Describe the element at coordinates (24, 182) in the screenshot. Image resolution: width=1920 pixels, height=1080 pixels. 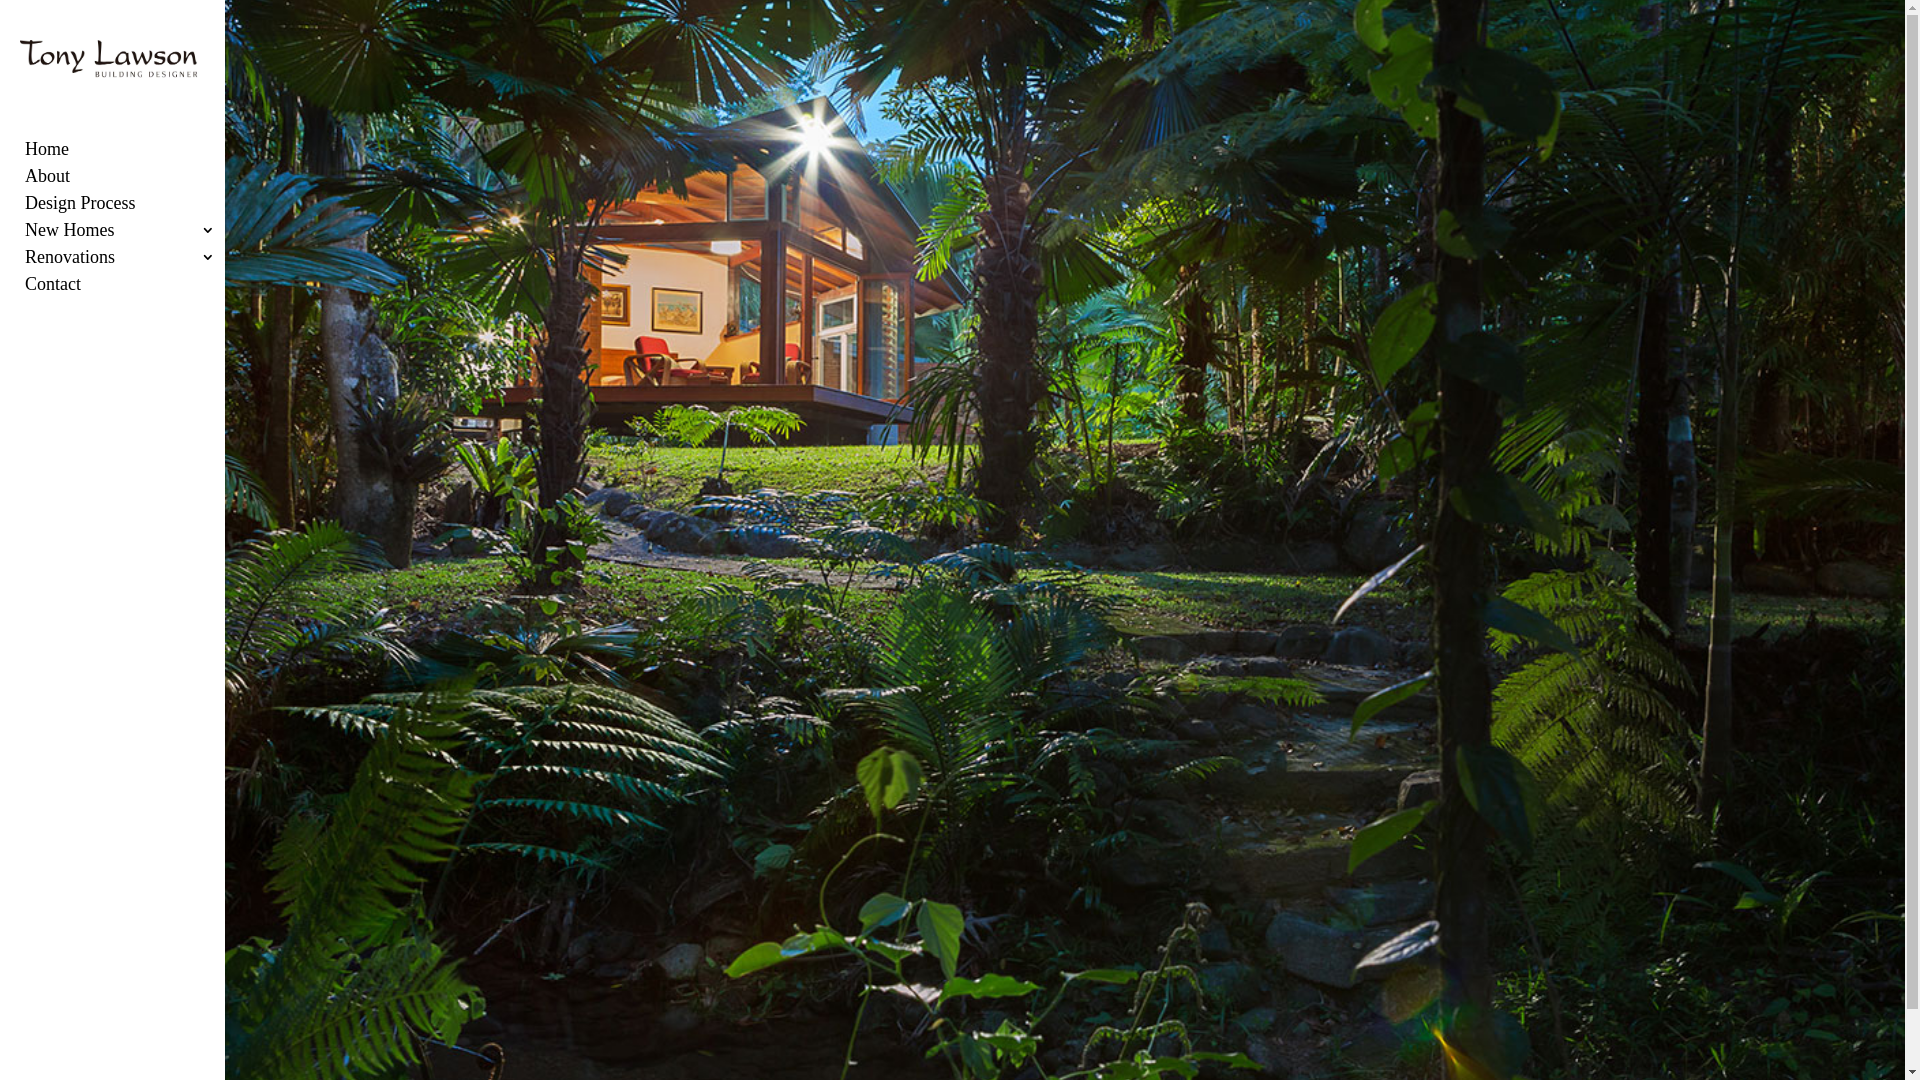
I see `'About'` at that location.